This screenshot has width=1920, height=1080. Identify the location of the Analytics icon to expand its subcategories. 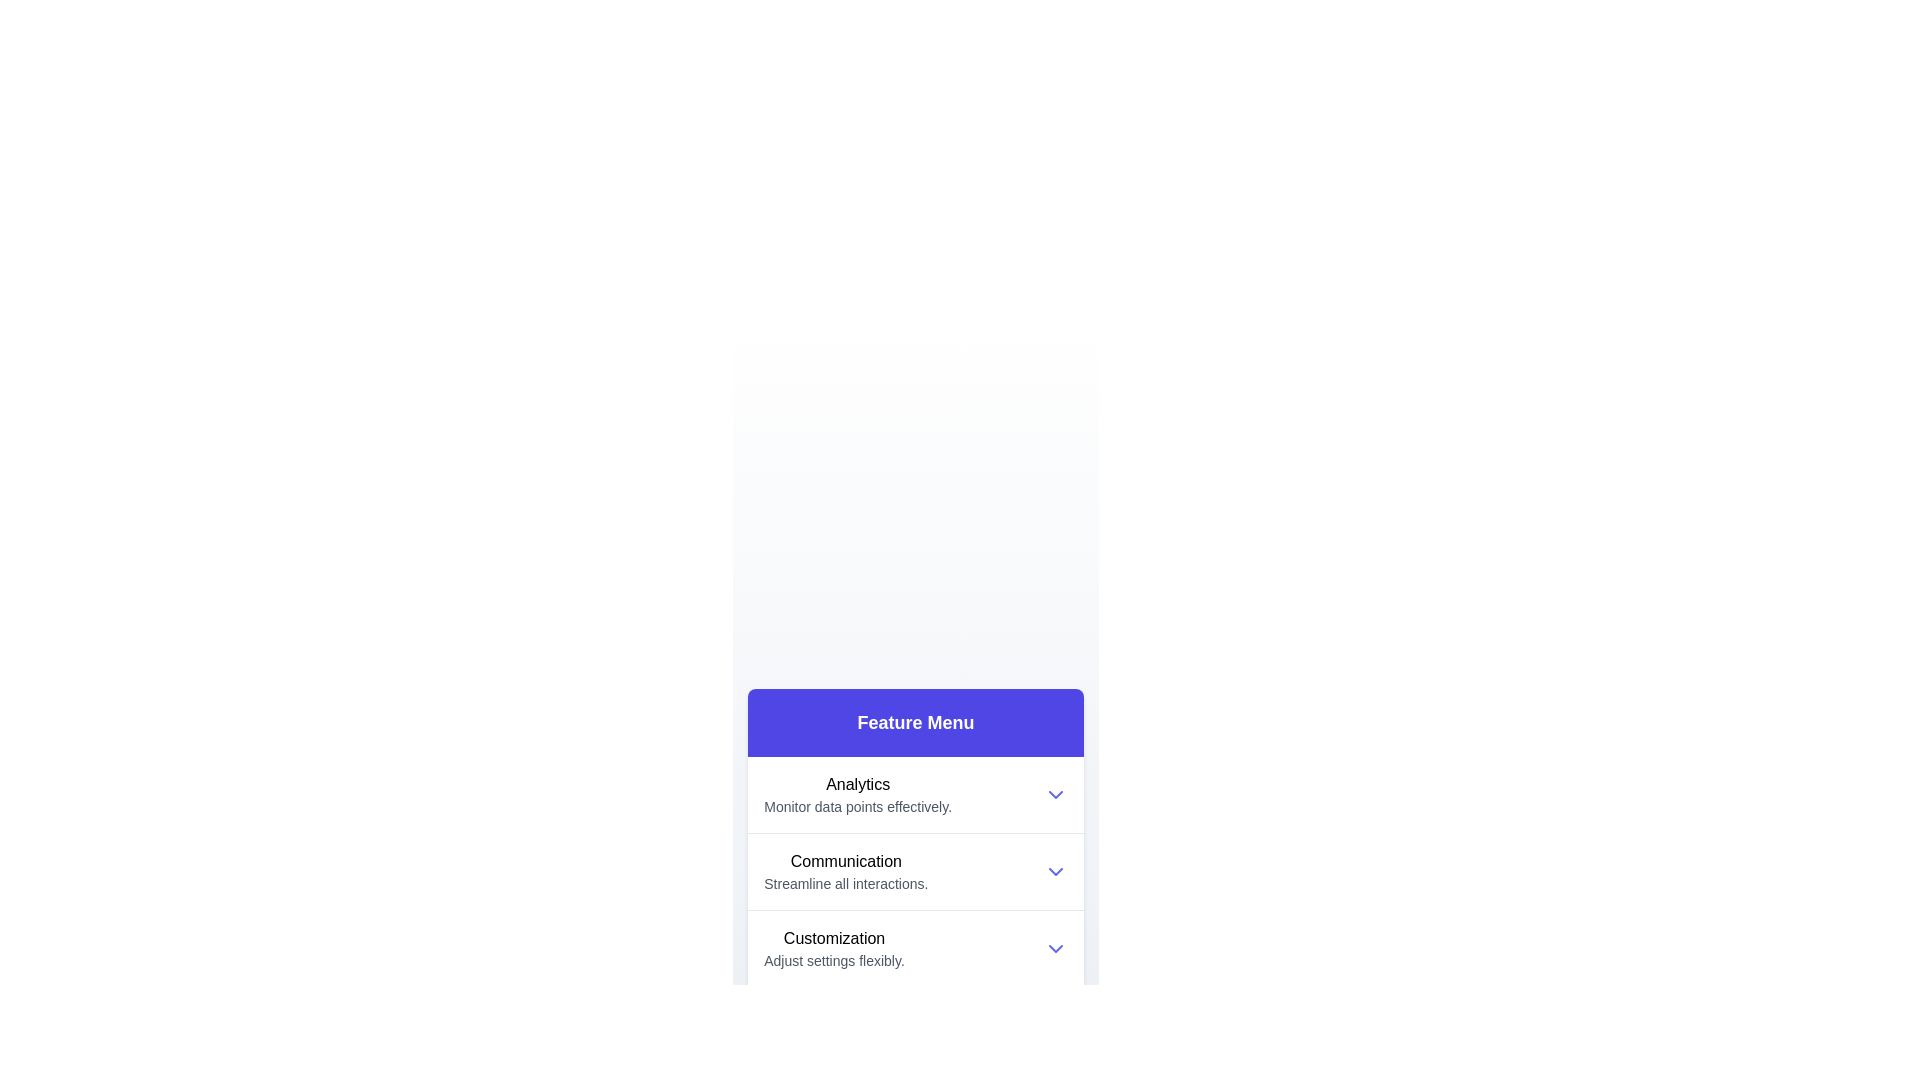
(858, 793).